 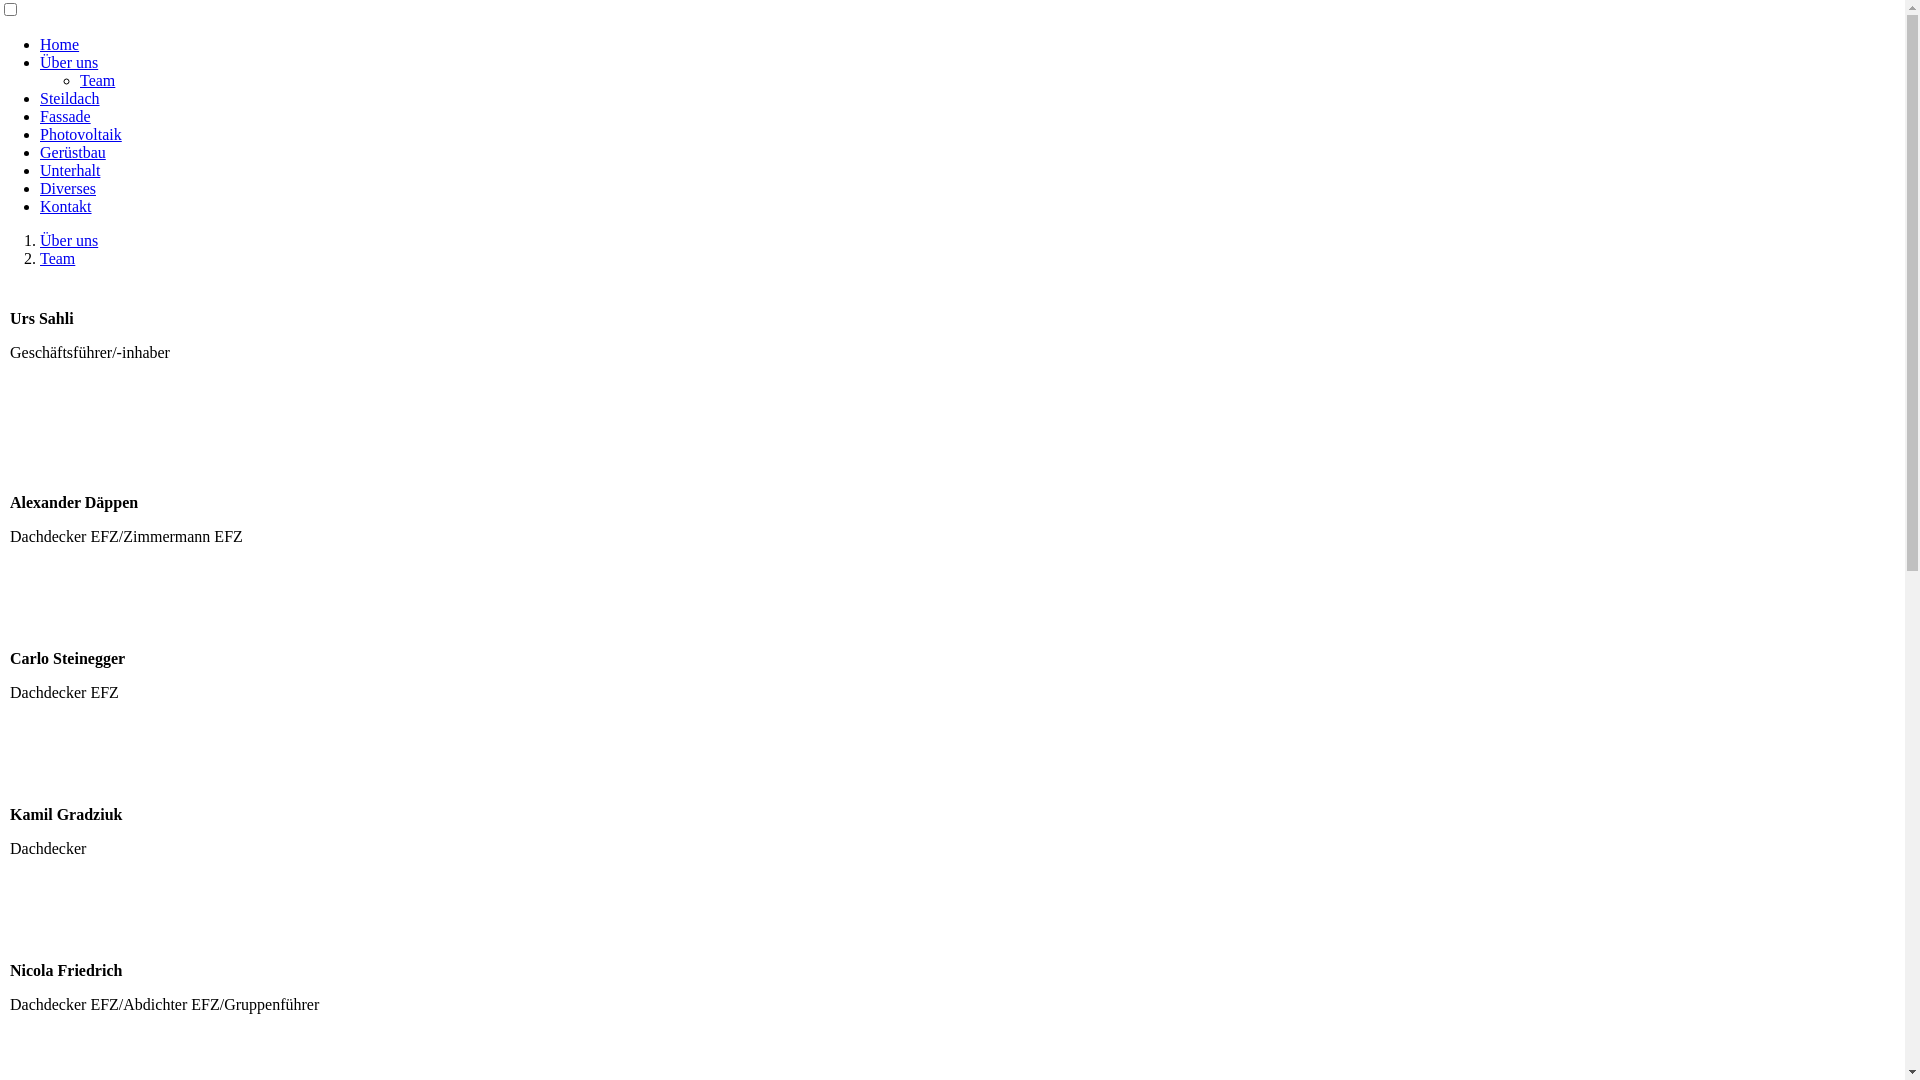 I want to click on 'Team', so click(x=39, y=257).